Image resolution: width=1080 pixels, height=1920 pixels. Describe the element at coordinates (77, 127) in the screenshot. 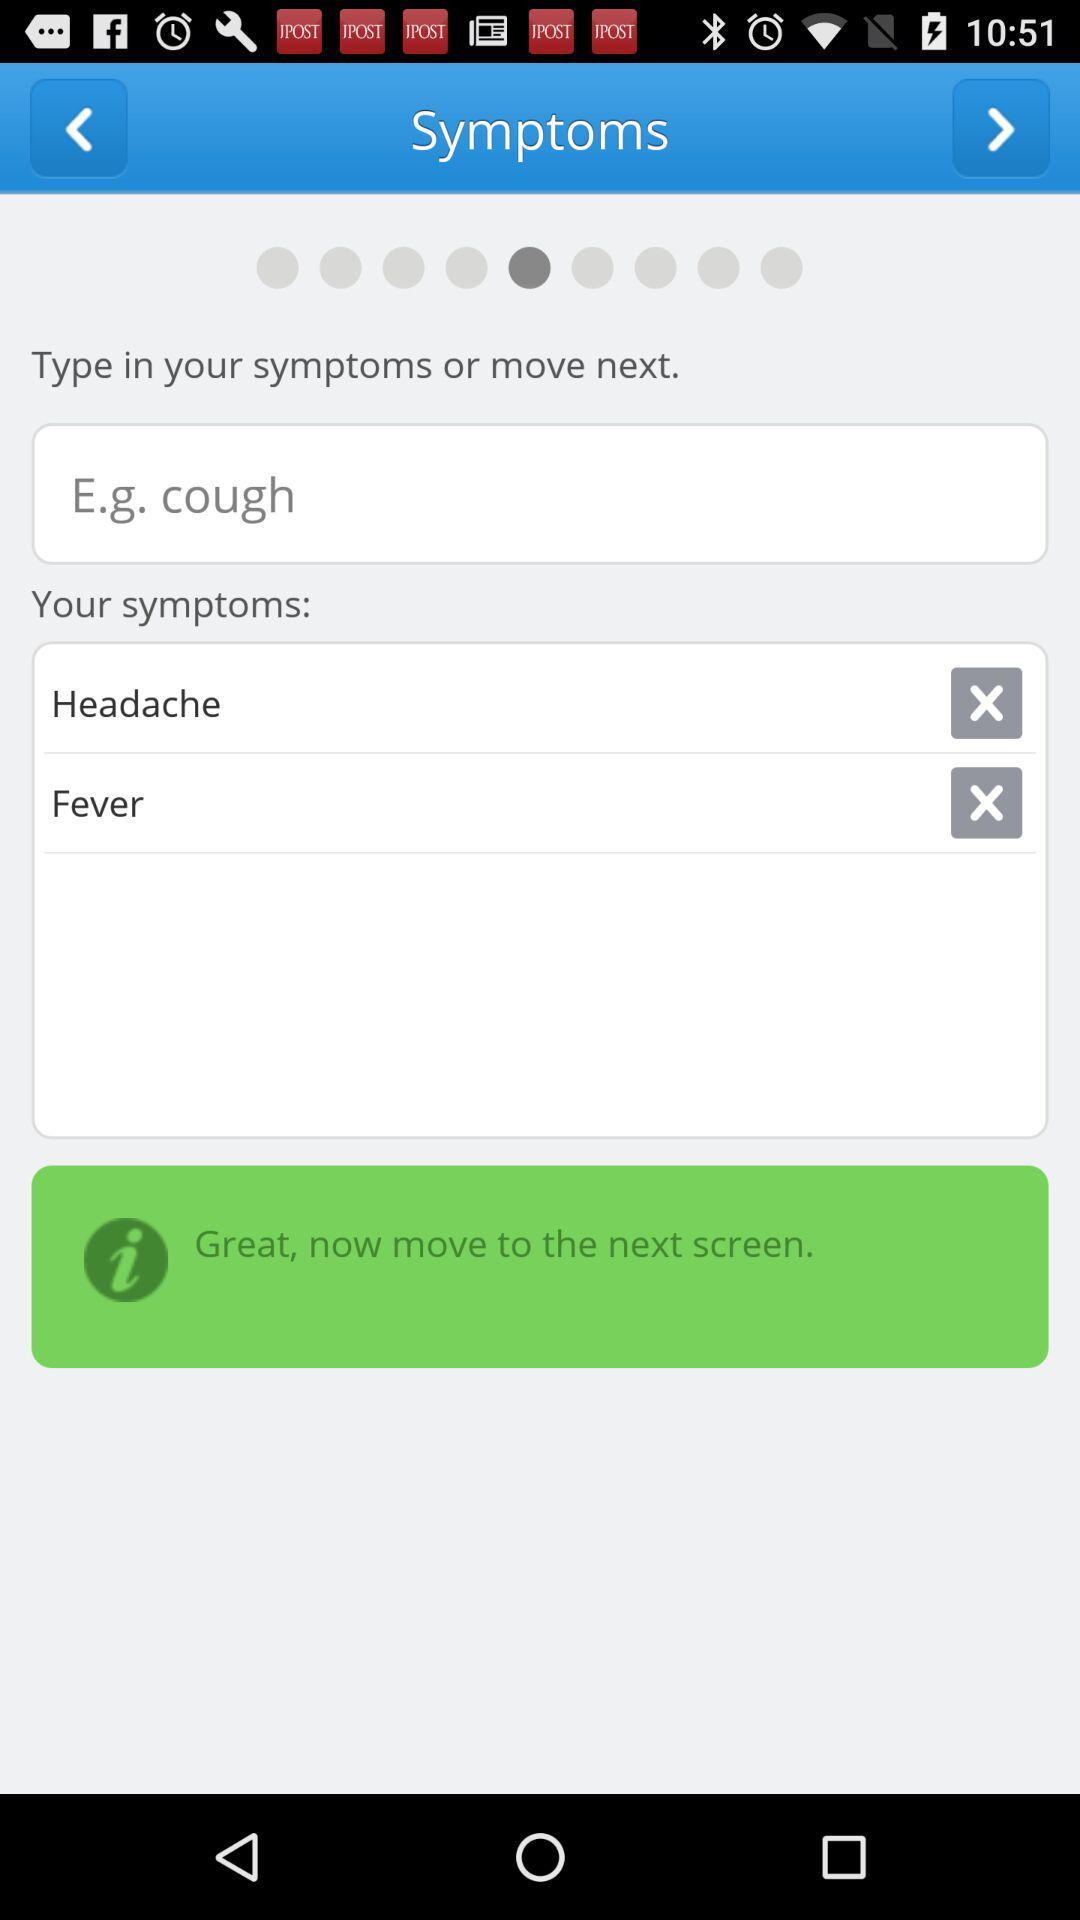

I see `previous` at that location.